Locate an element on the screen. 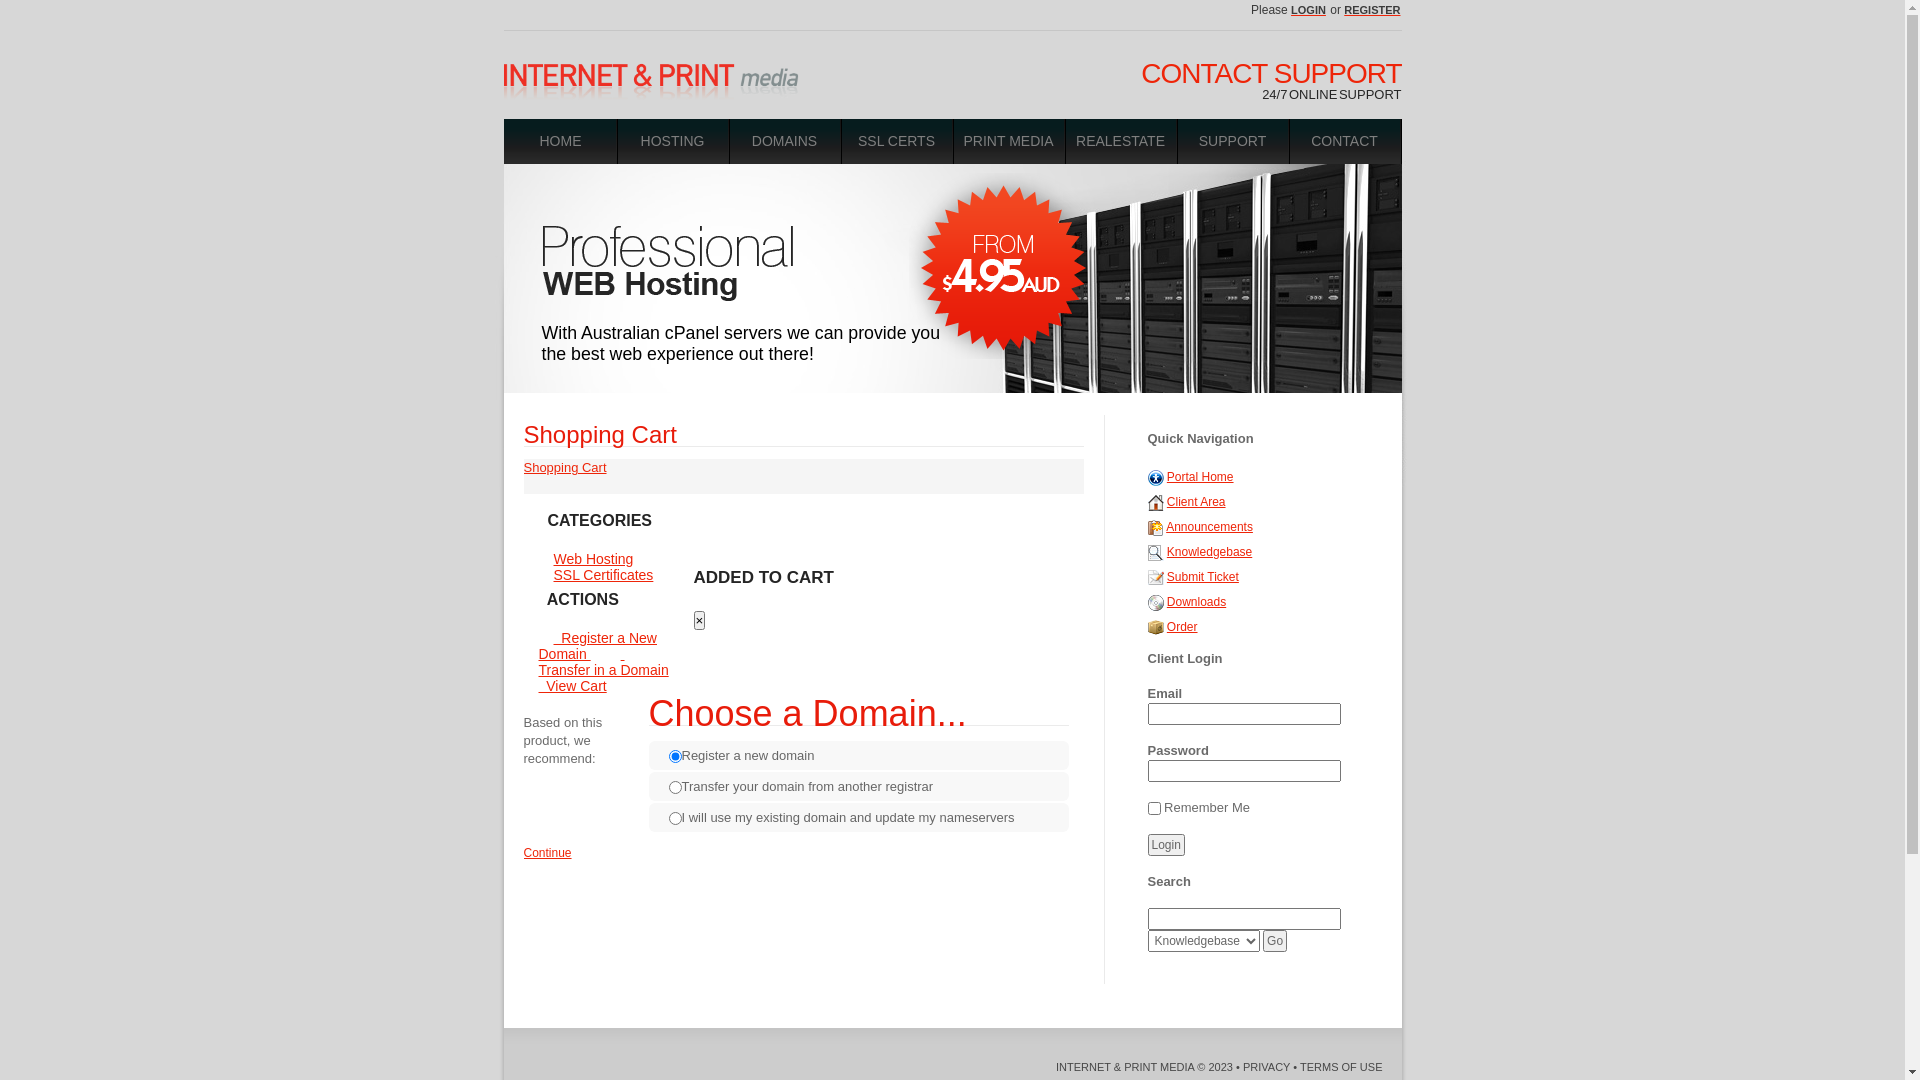  'LOGIN' is located at coordinates (1309, 10).